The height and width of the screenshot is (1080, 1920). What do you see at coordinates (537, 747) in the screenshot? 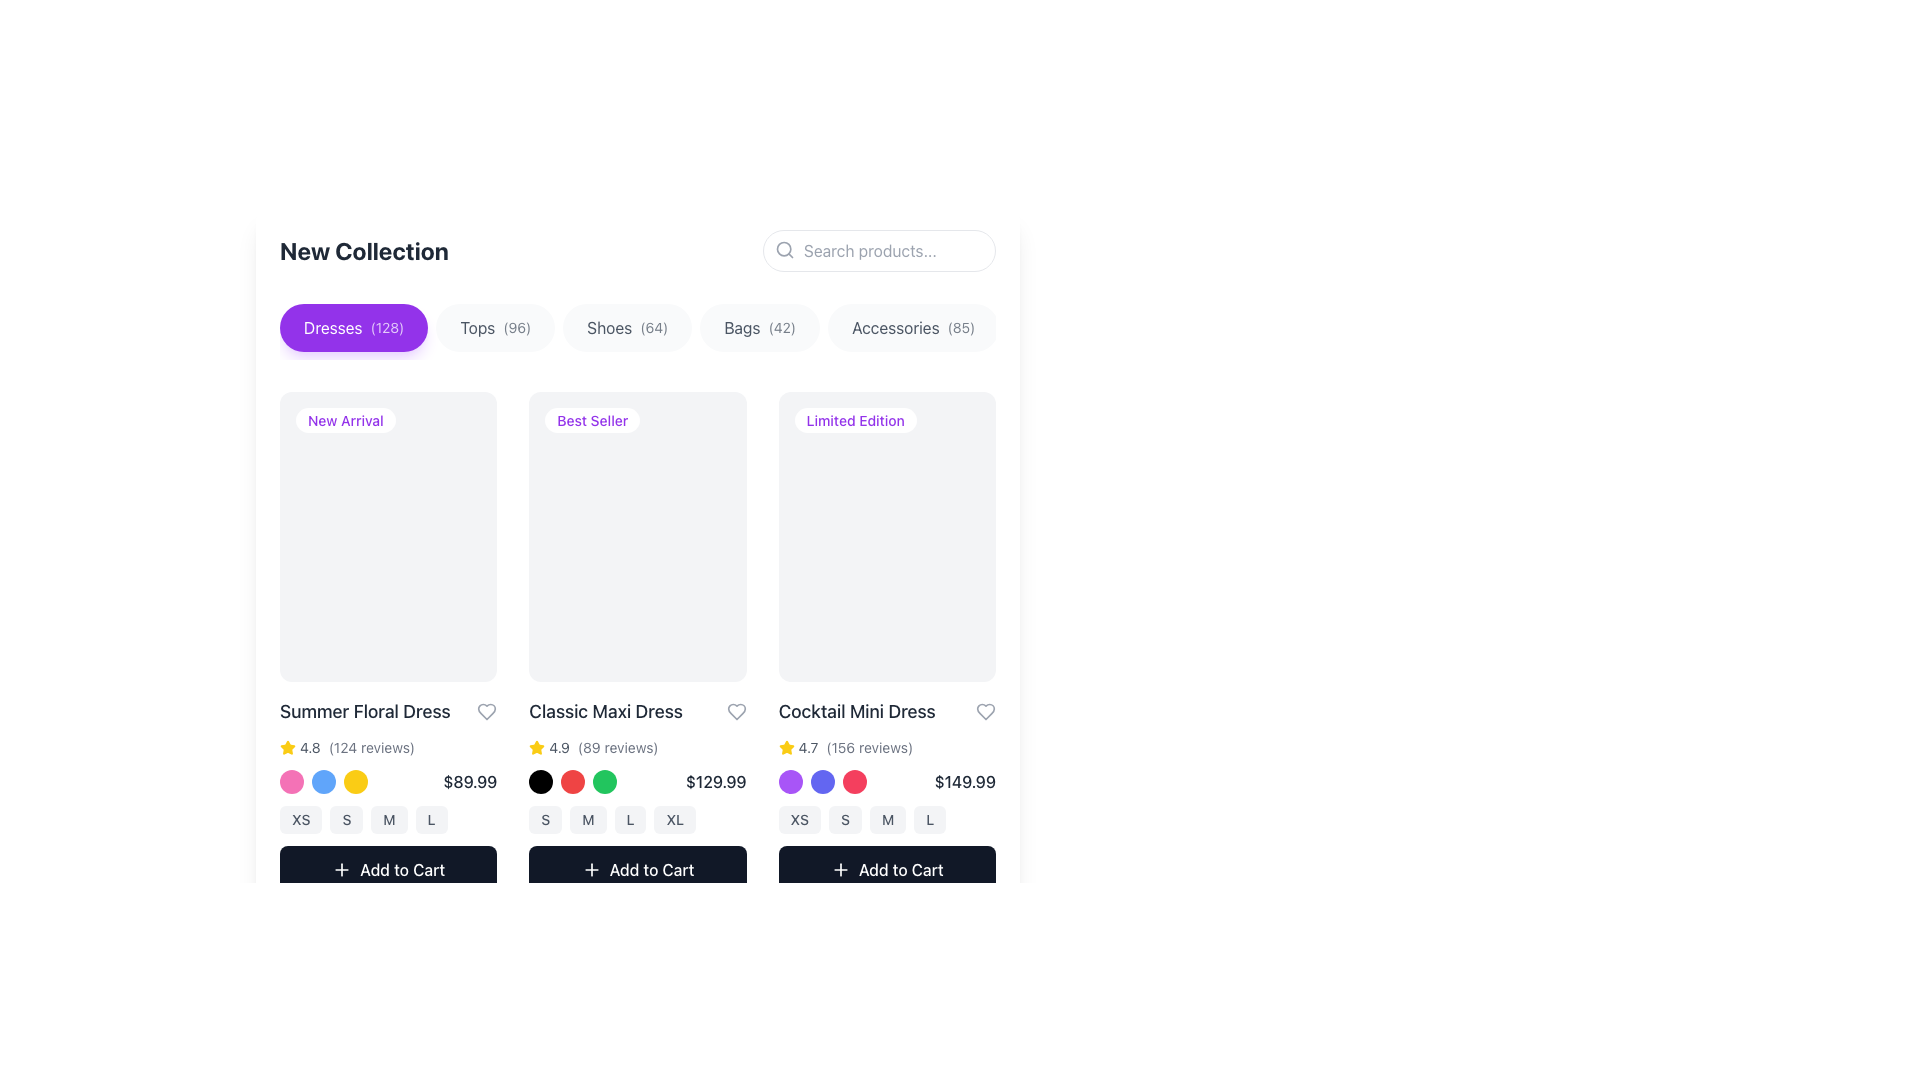
I see `the star icon that visually represents the product rating, located in the second product section from the left, just above the price information and to the left of the '4.9 (89 reviews)' text` at bounding box center [537, 747].